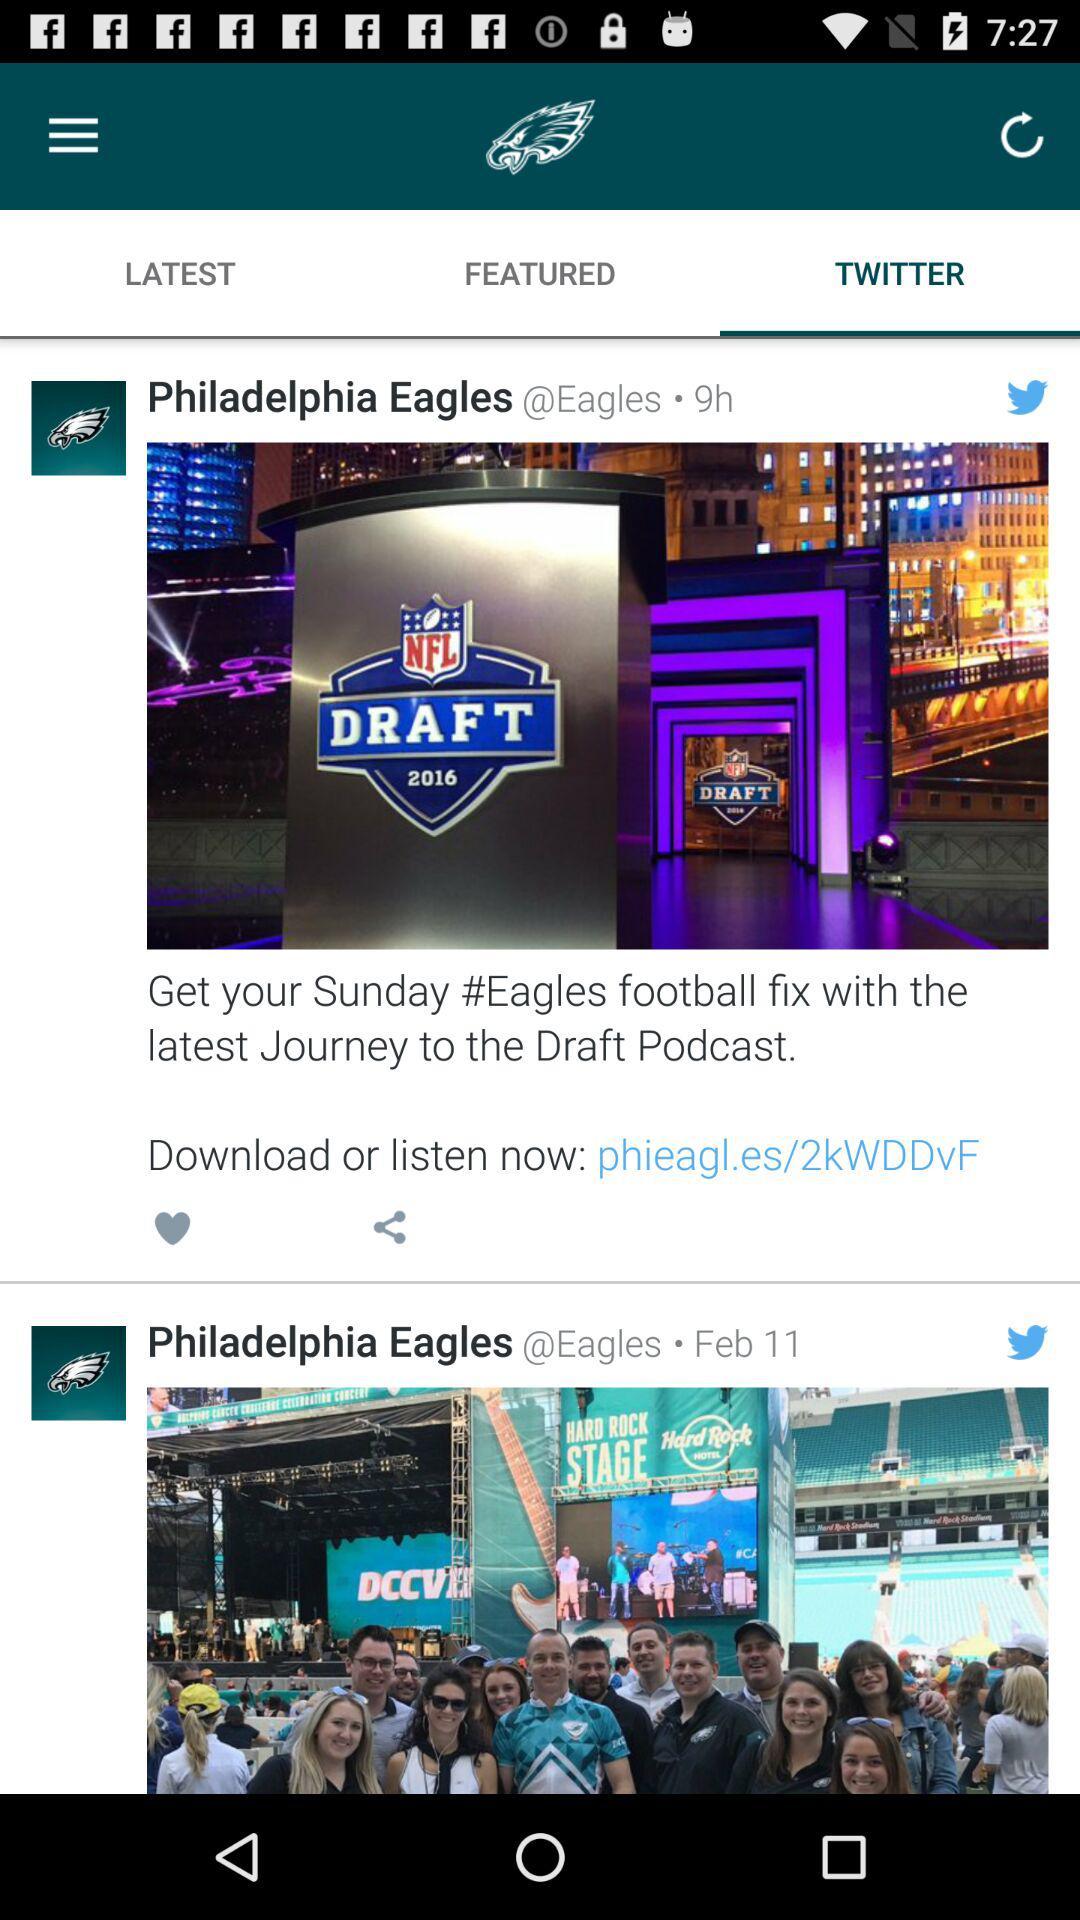 The height and width of the screenshot is (1920, 1080). What do you see at coordinates (596, 1070) in the screenshot?
I see `get your sunday item` at bounding box center [596, 1070].